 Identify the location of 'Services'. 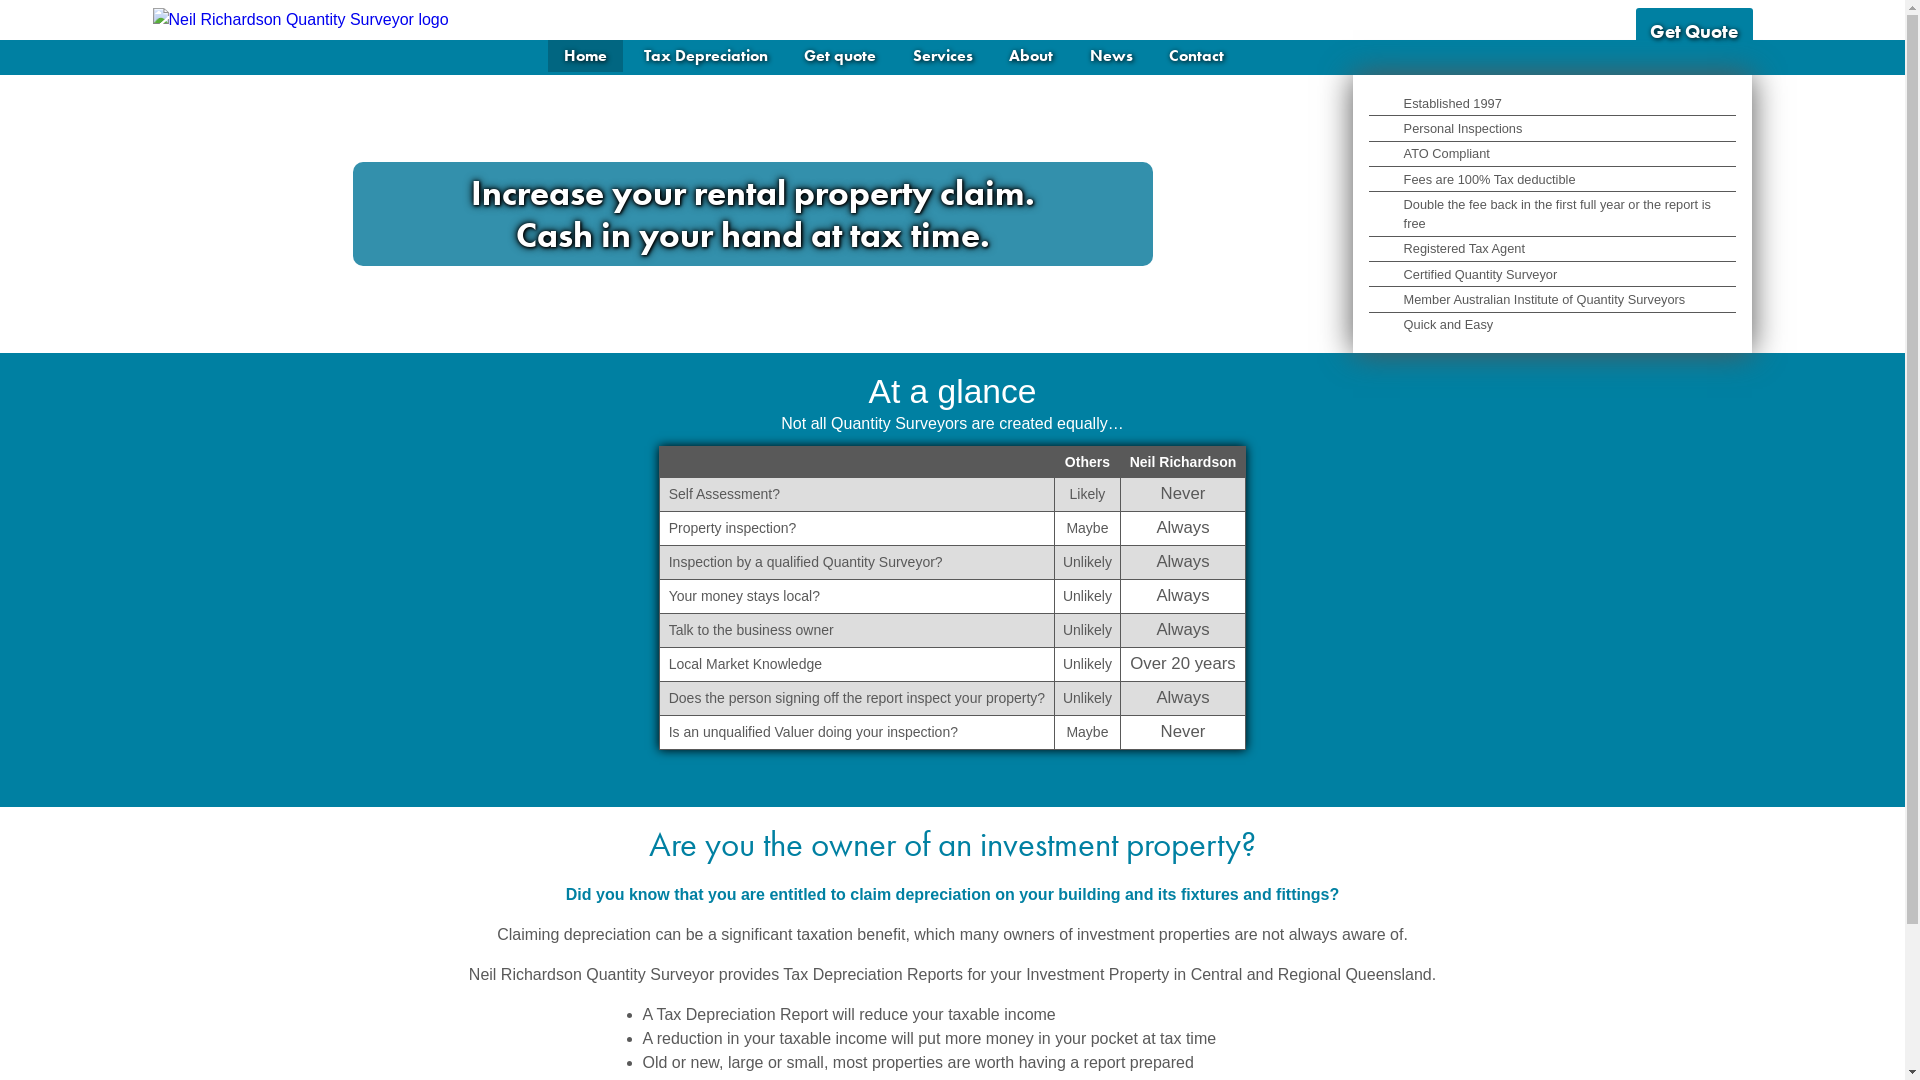
(896, 55).